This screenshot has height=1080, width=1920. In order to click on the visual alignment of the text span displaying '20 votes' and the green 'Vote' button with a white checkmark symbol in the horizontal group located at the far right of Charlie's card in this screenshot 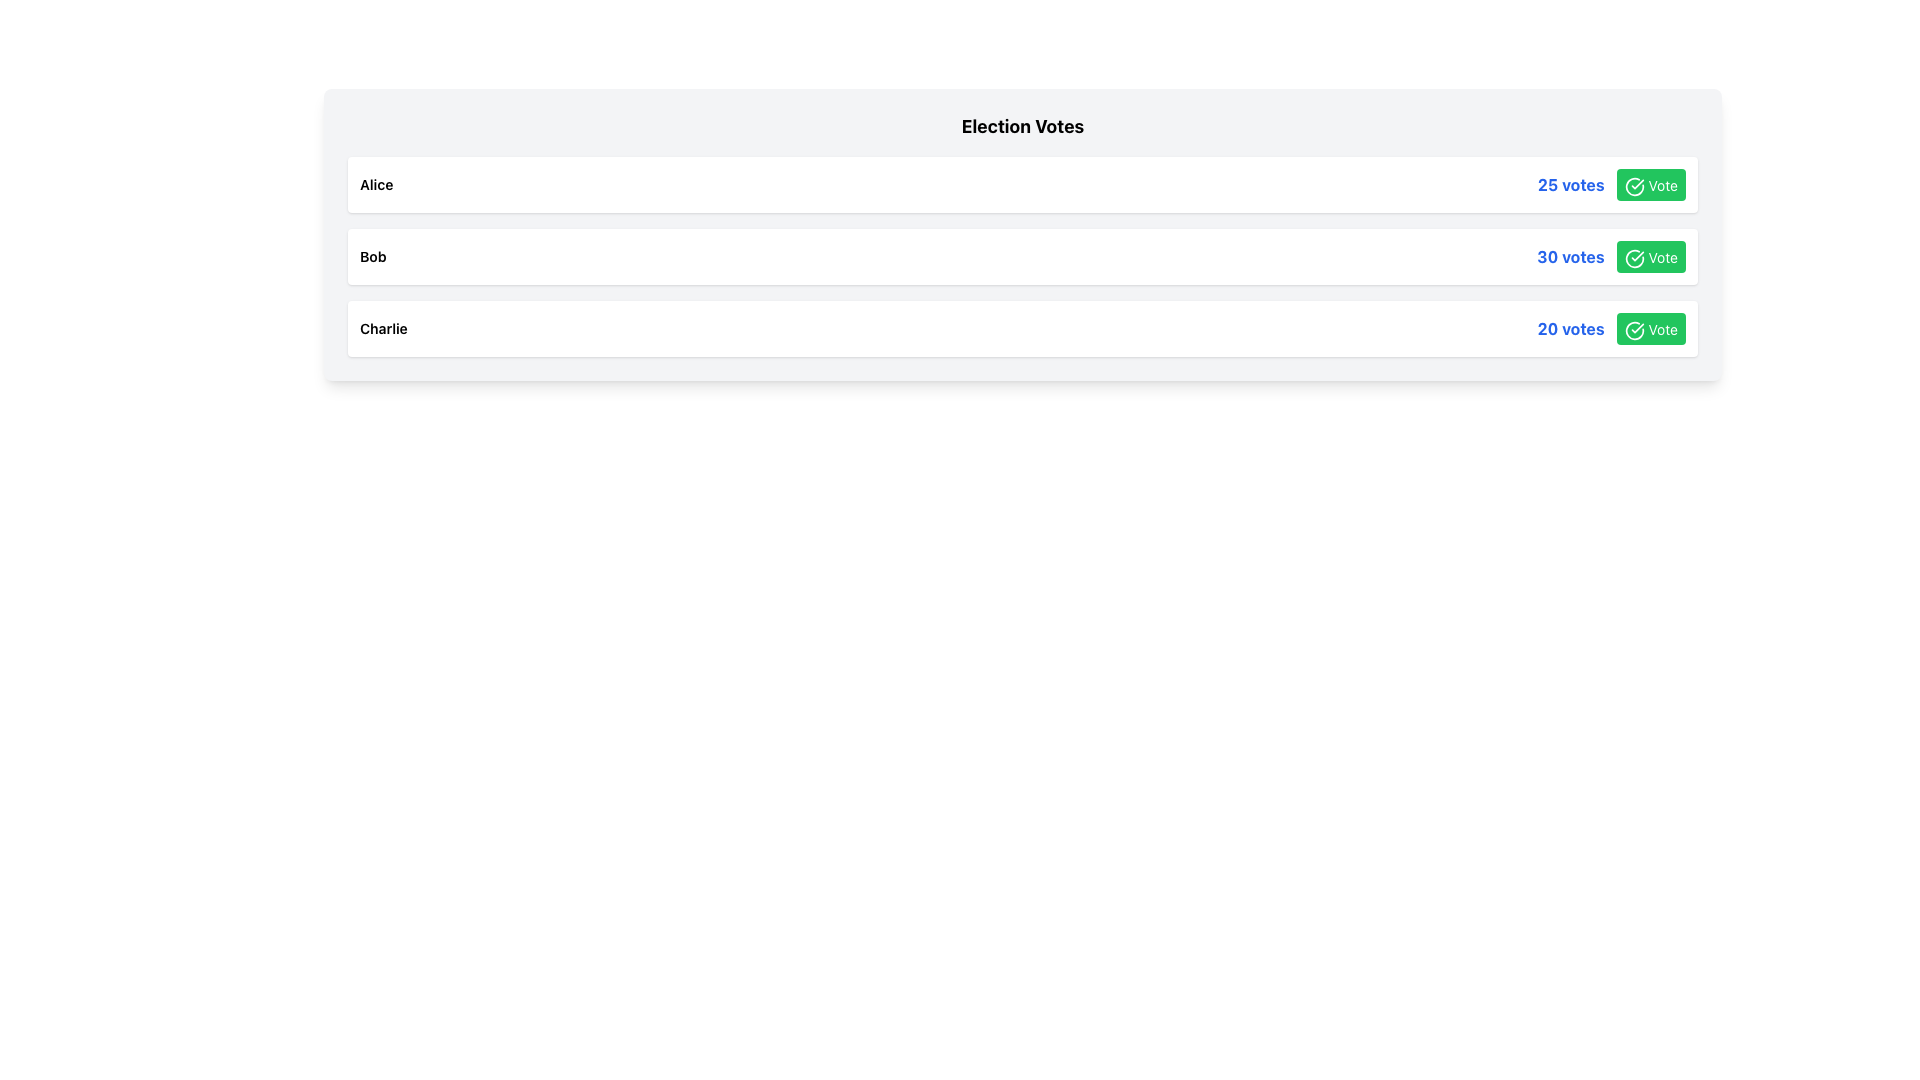, I will do `click(1611, 327)`.